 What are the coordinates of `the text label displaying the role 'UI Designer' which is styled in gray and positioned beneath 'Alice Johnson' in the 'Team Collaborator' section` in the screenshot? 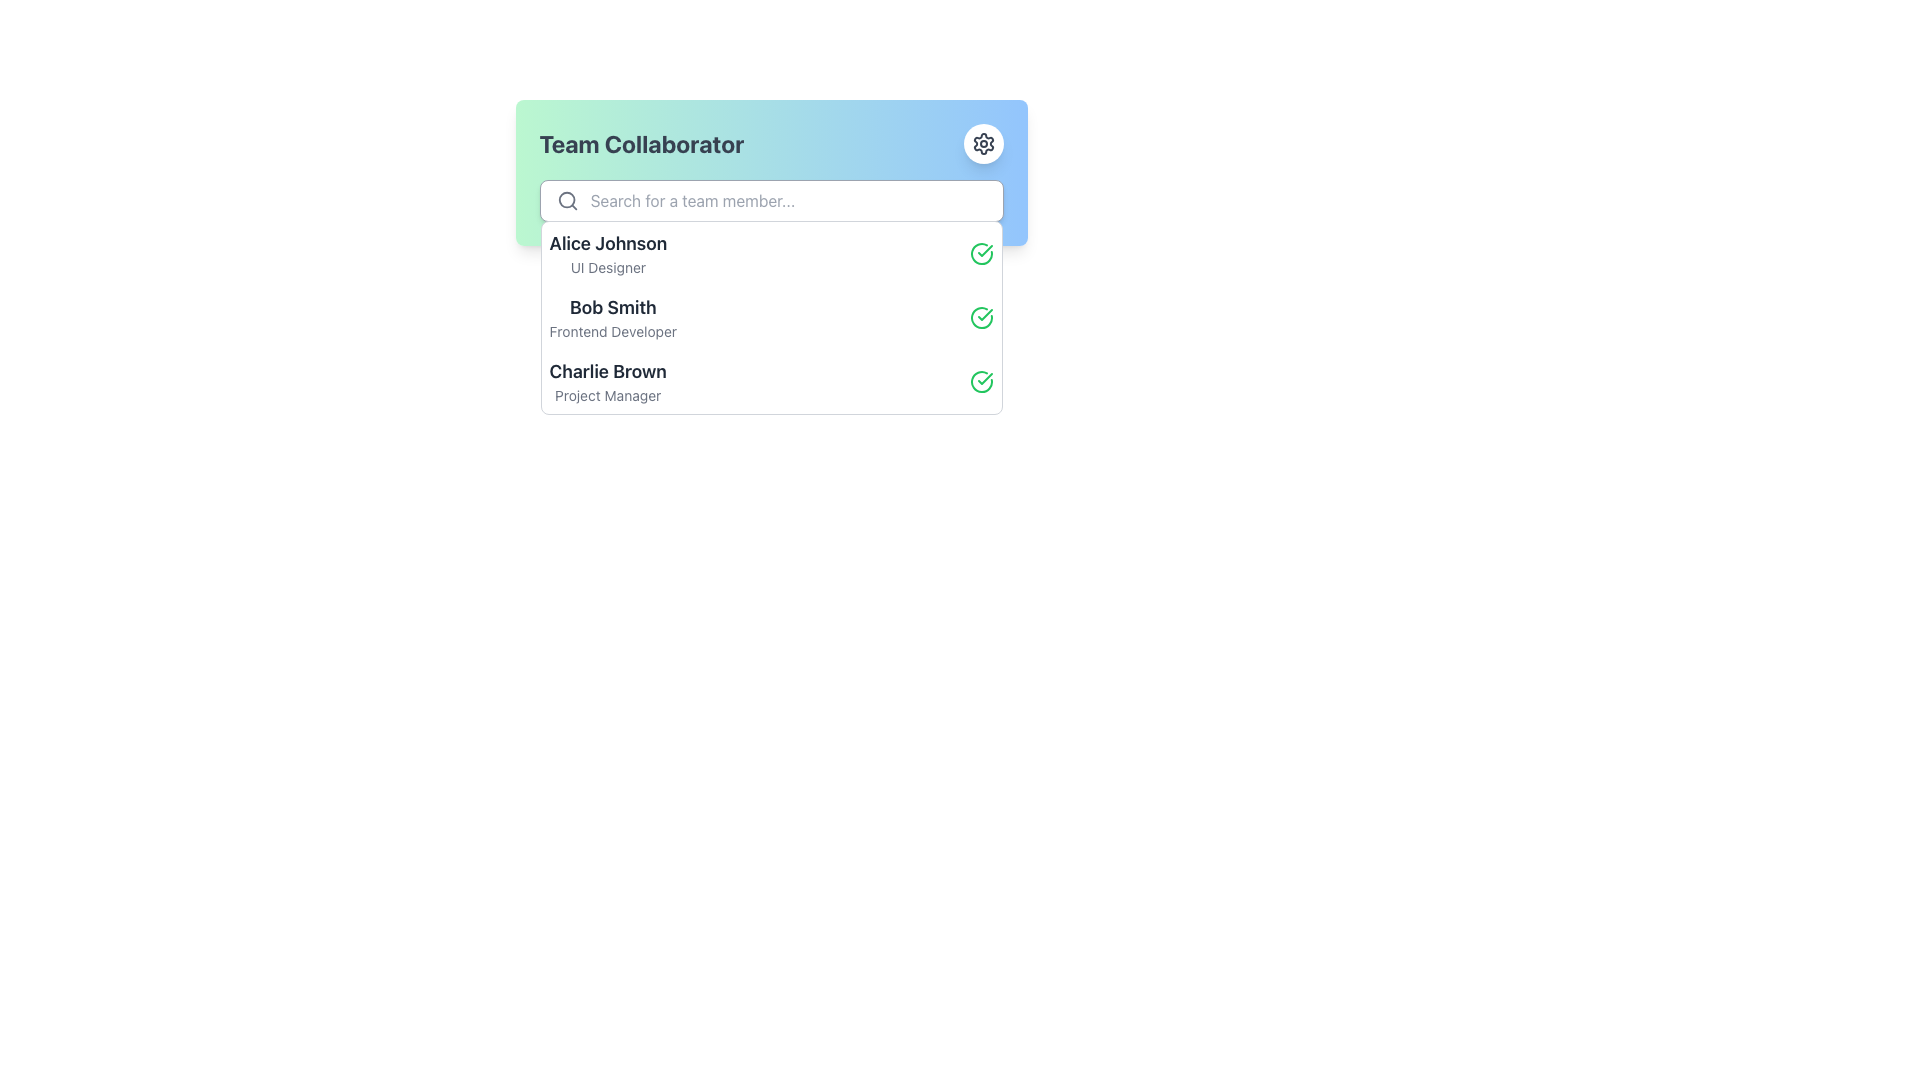 It's located at (607, 266).